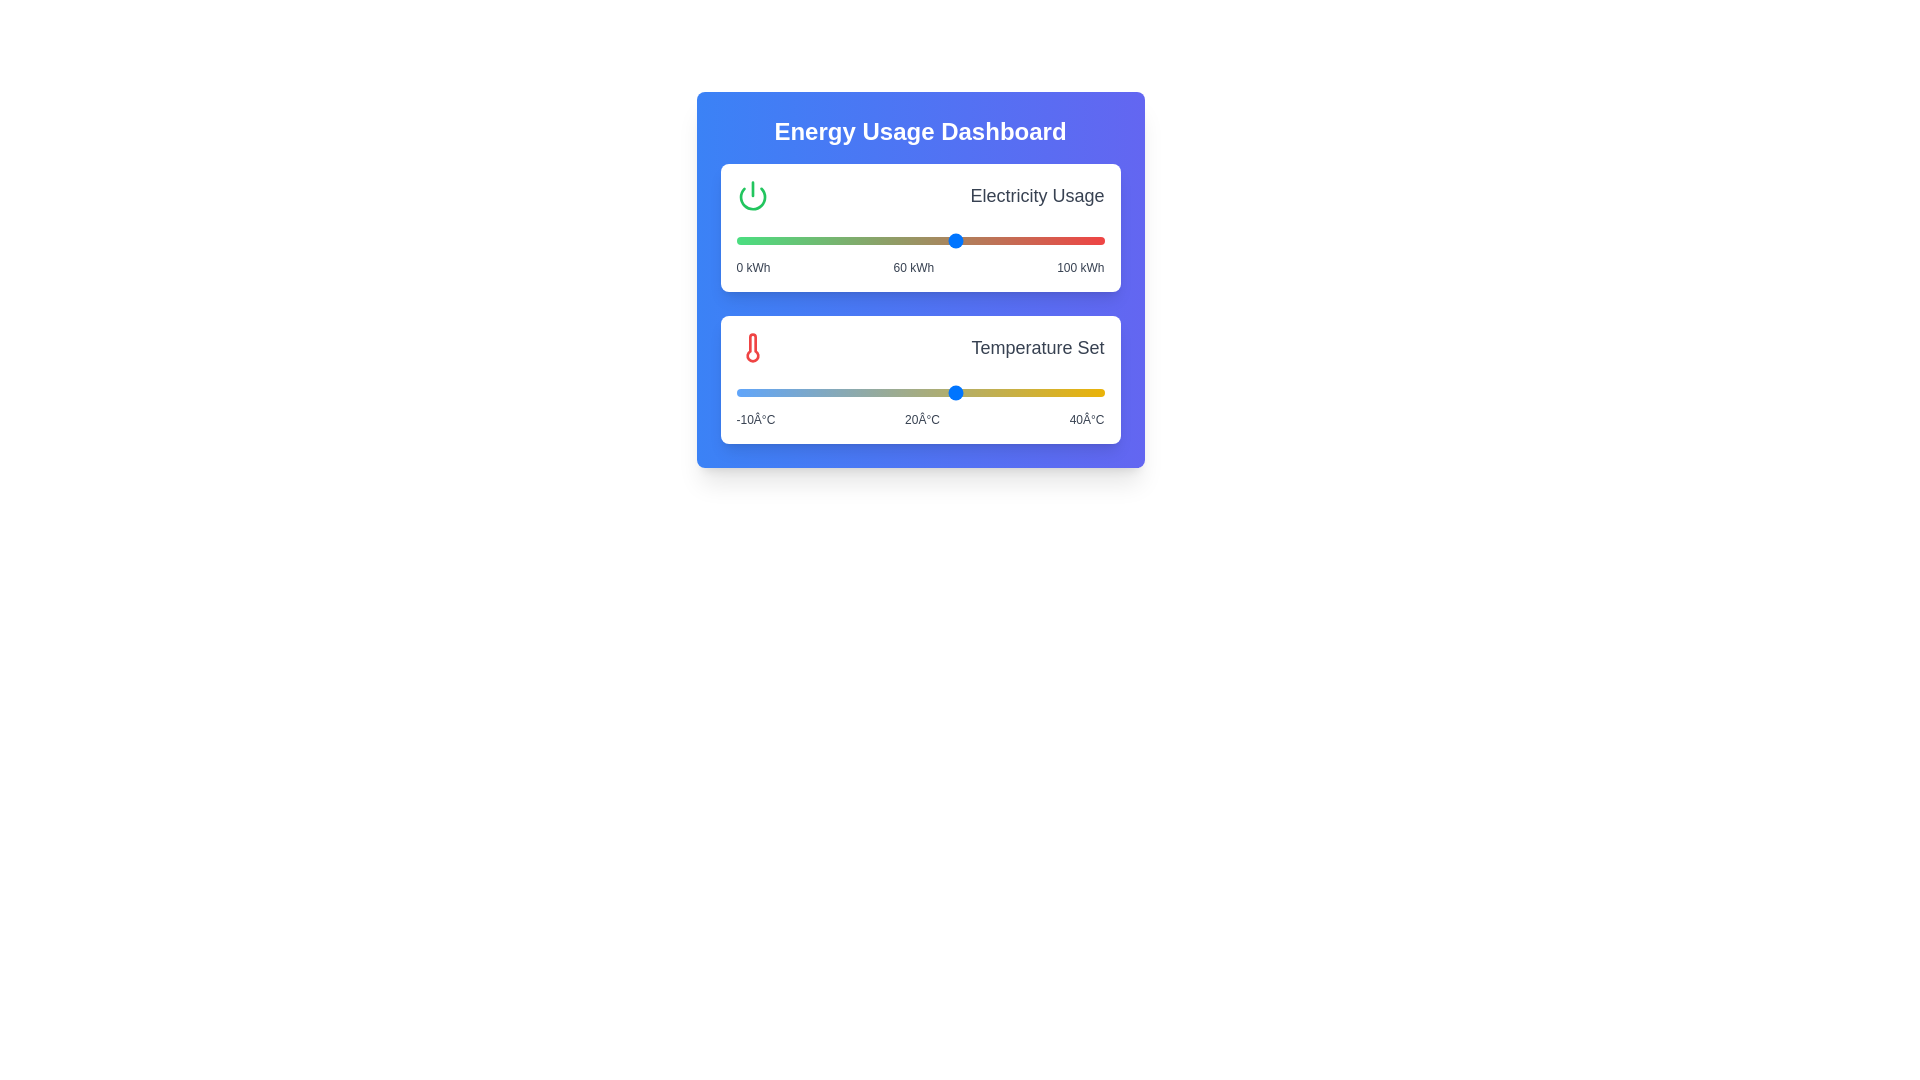 This screenshot has height=1080, width=1920. What do you see at coordinates (1030, 393) in the screenshot?
I see `the temperature slider to 30°C` at bounding box center [1030, 393].